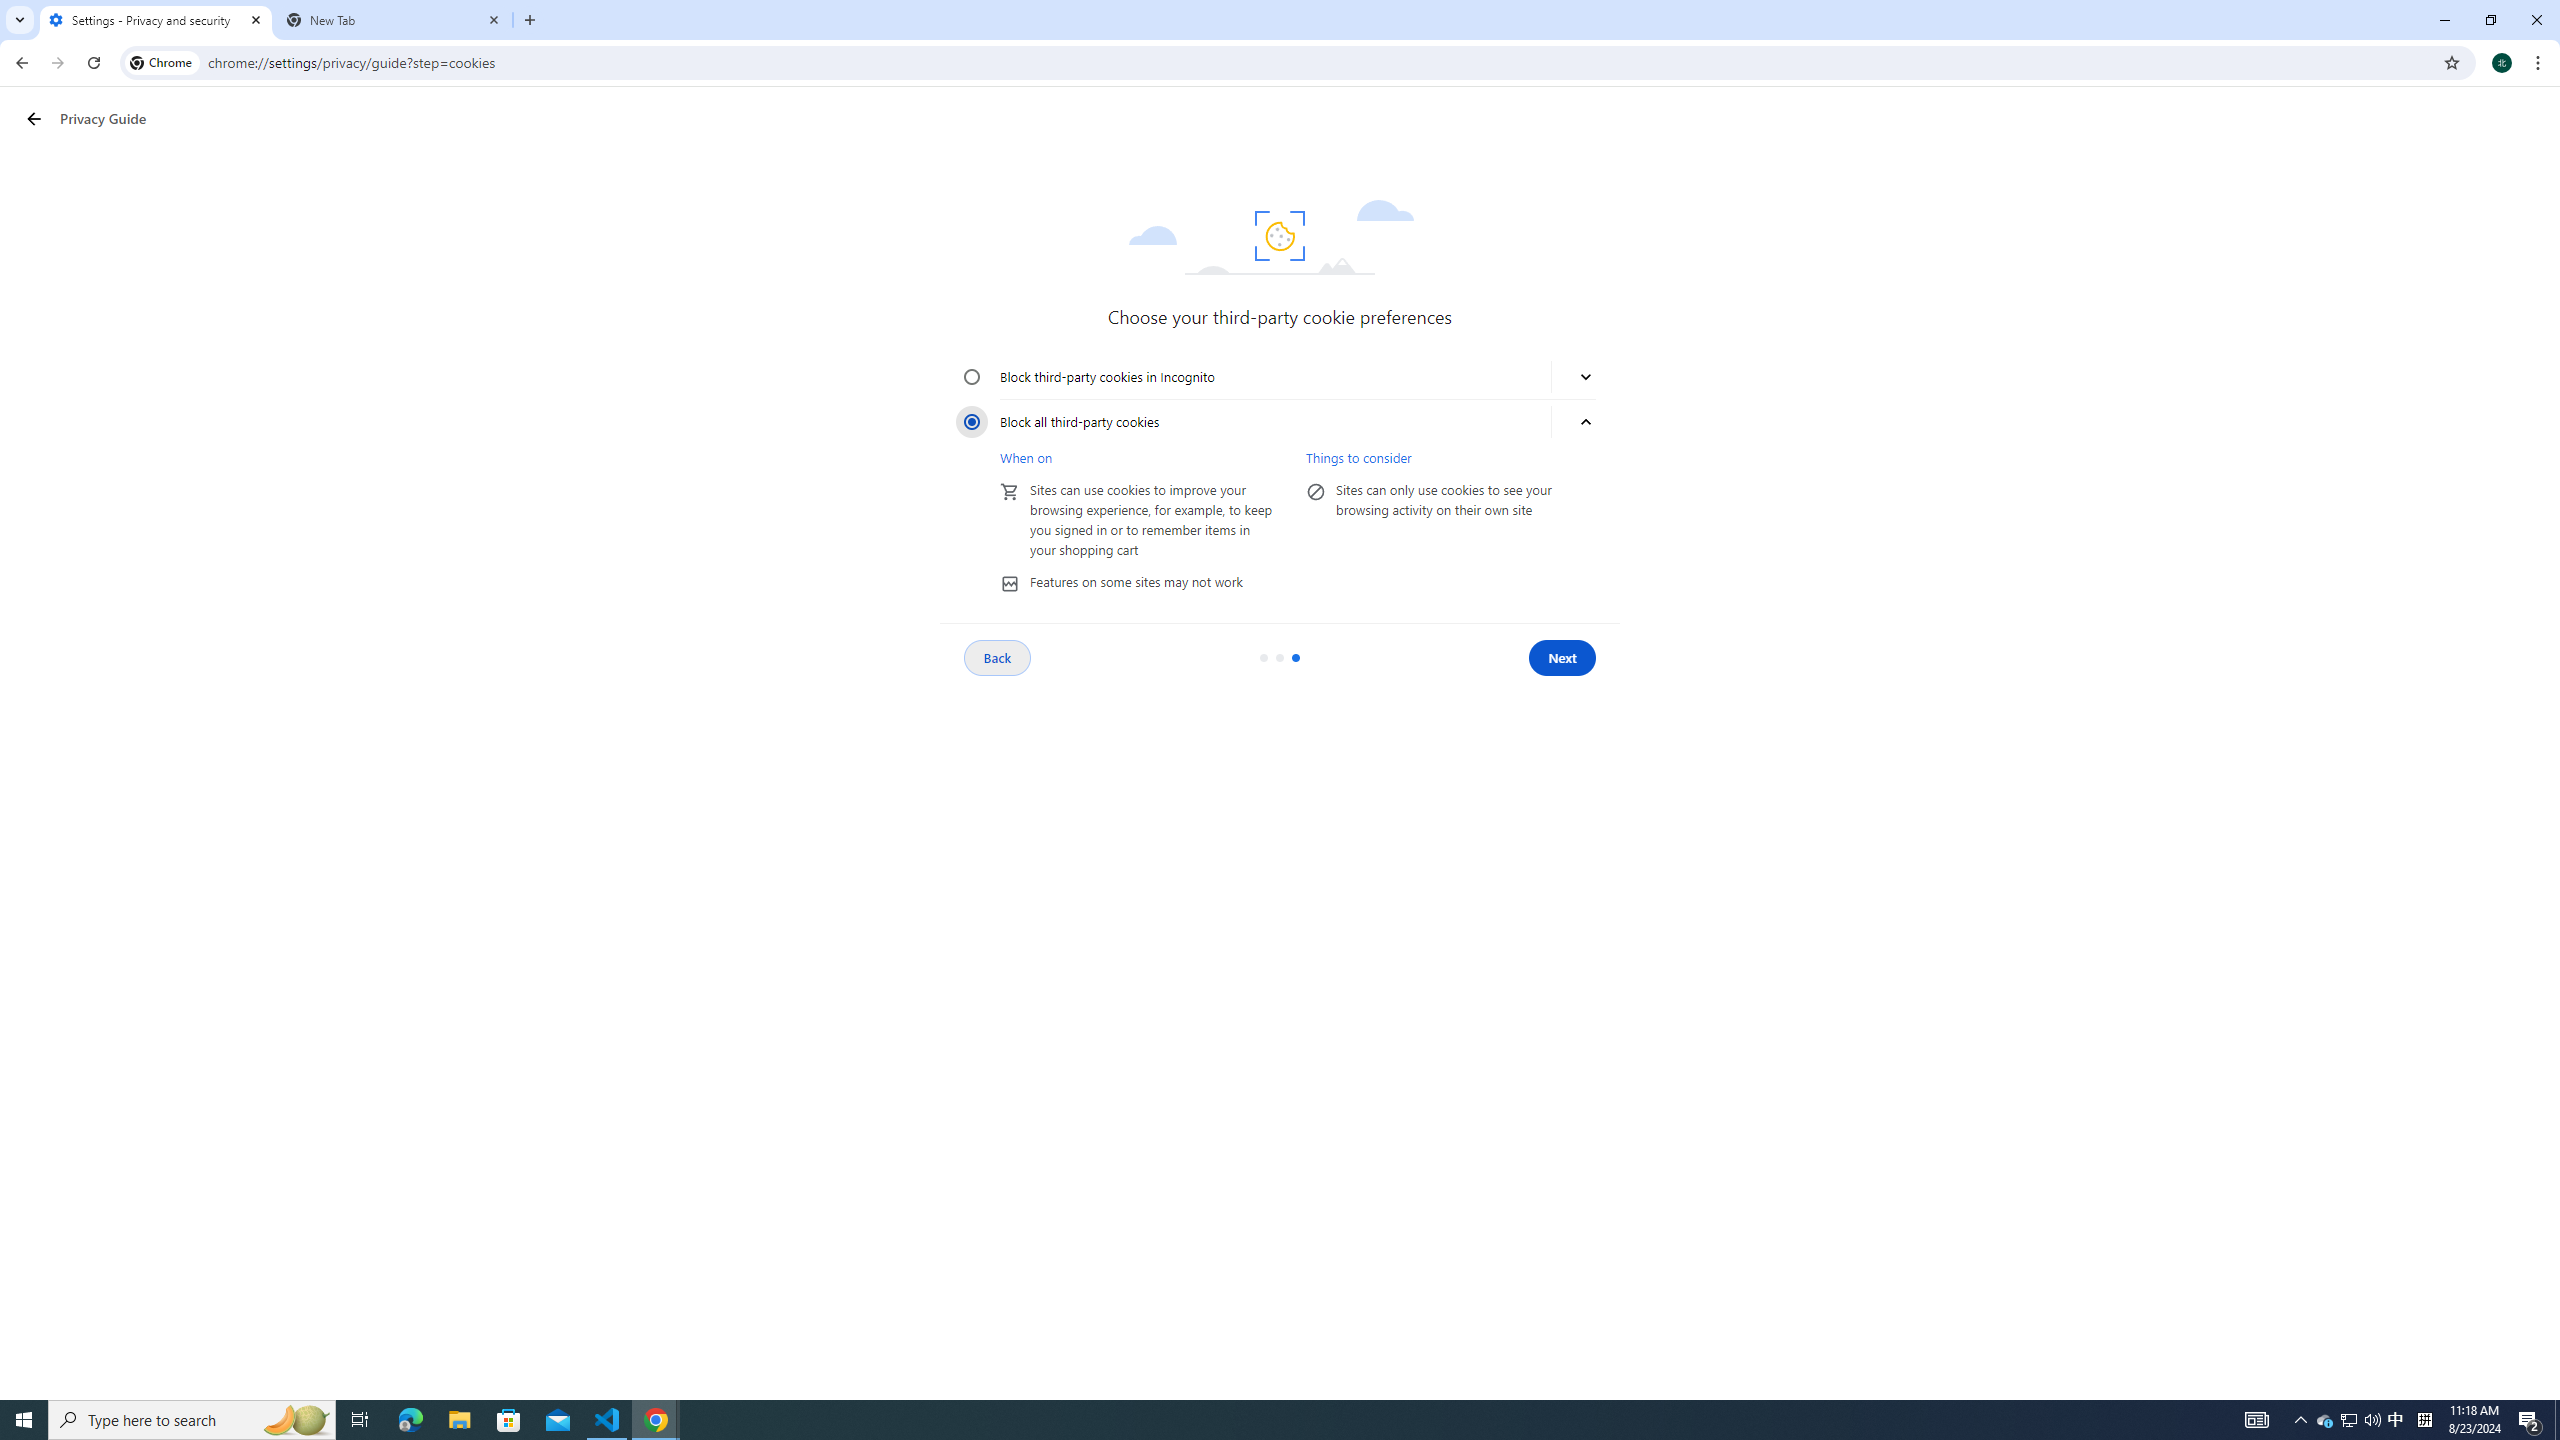 The width and height of the screenshot is (2560, 1440). I want to click on 'Next', so click(1561, 658).